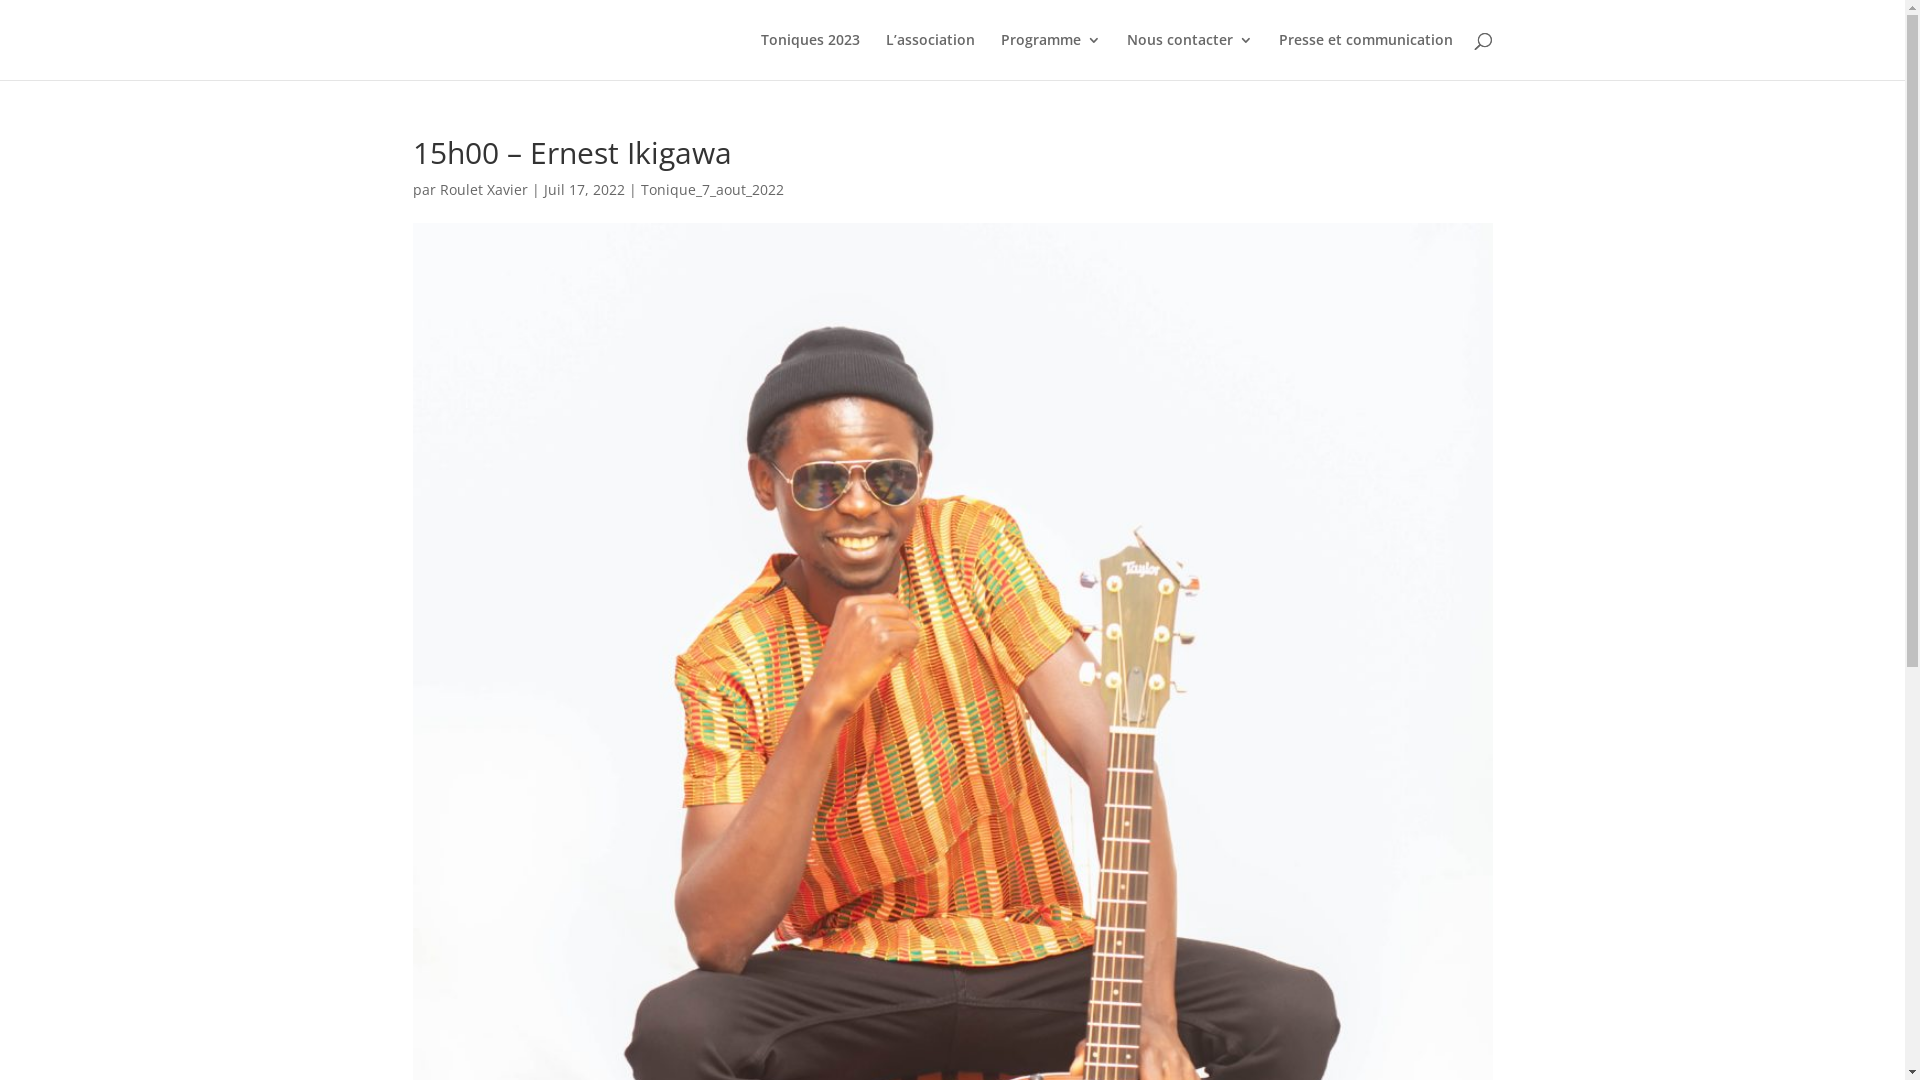 Image resolution: width=1920 pixels, height=1080 pixels. Describe the element at coordinates (439, 189) in the screenshot. I see `'Roulet Xavier'` at that location.